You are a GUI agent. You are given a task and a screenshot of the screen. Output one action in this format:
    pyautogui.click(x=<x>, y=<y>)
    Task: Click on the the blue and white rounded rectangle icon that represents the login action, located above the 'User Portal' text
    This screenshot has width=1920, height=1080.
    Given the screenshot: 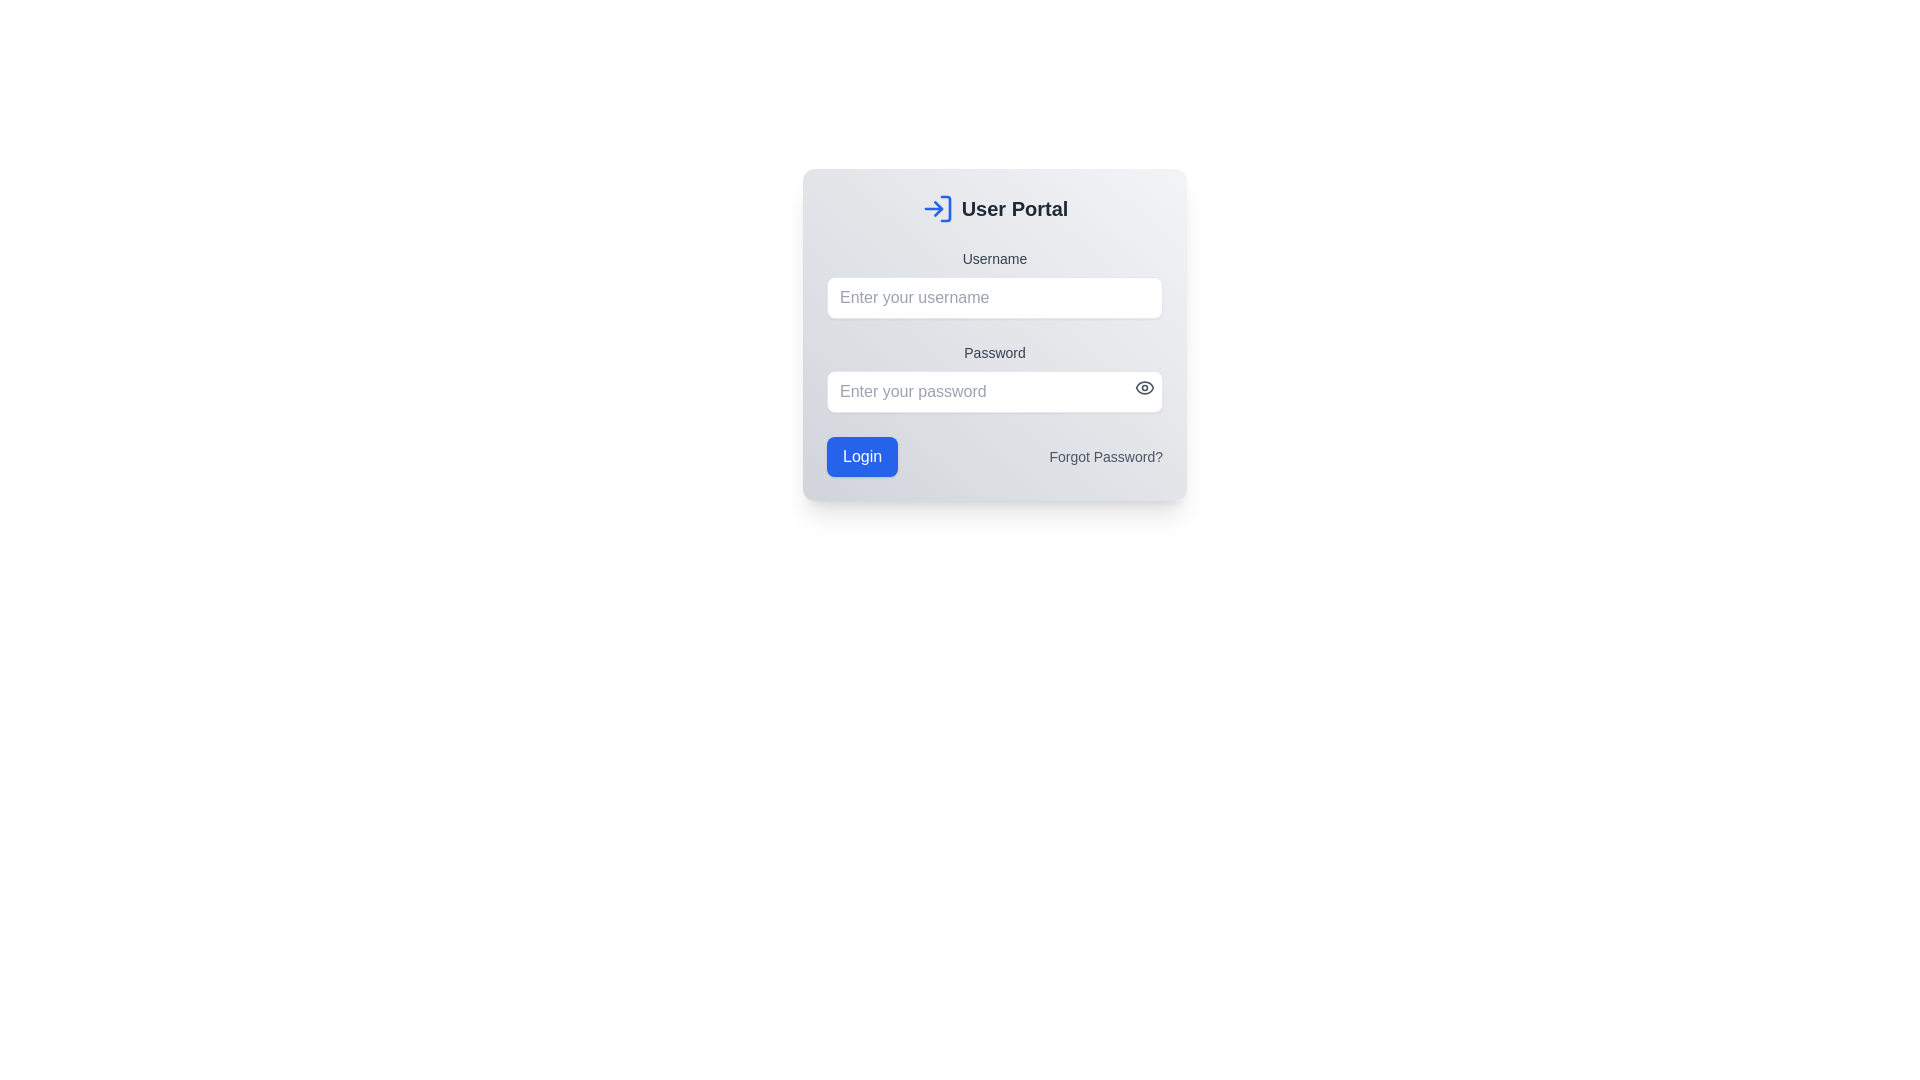 What is the action you would take?
    pyautogui.click(x=944, y=208)
    